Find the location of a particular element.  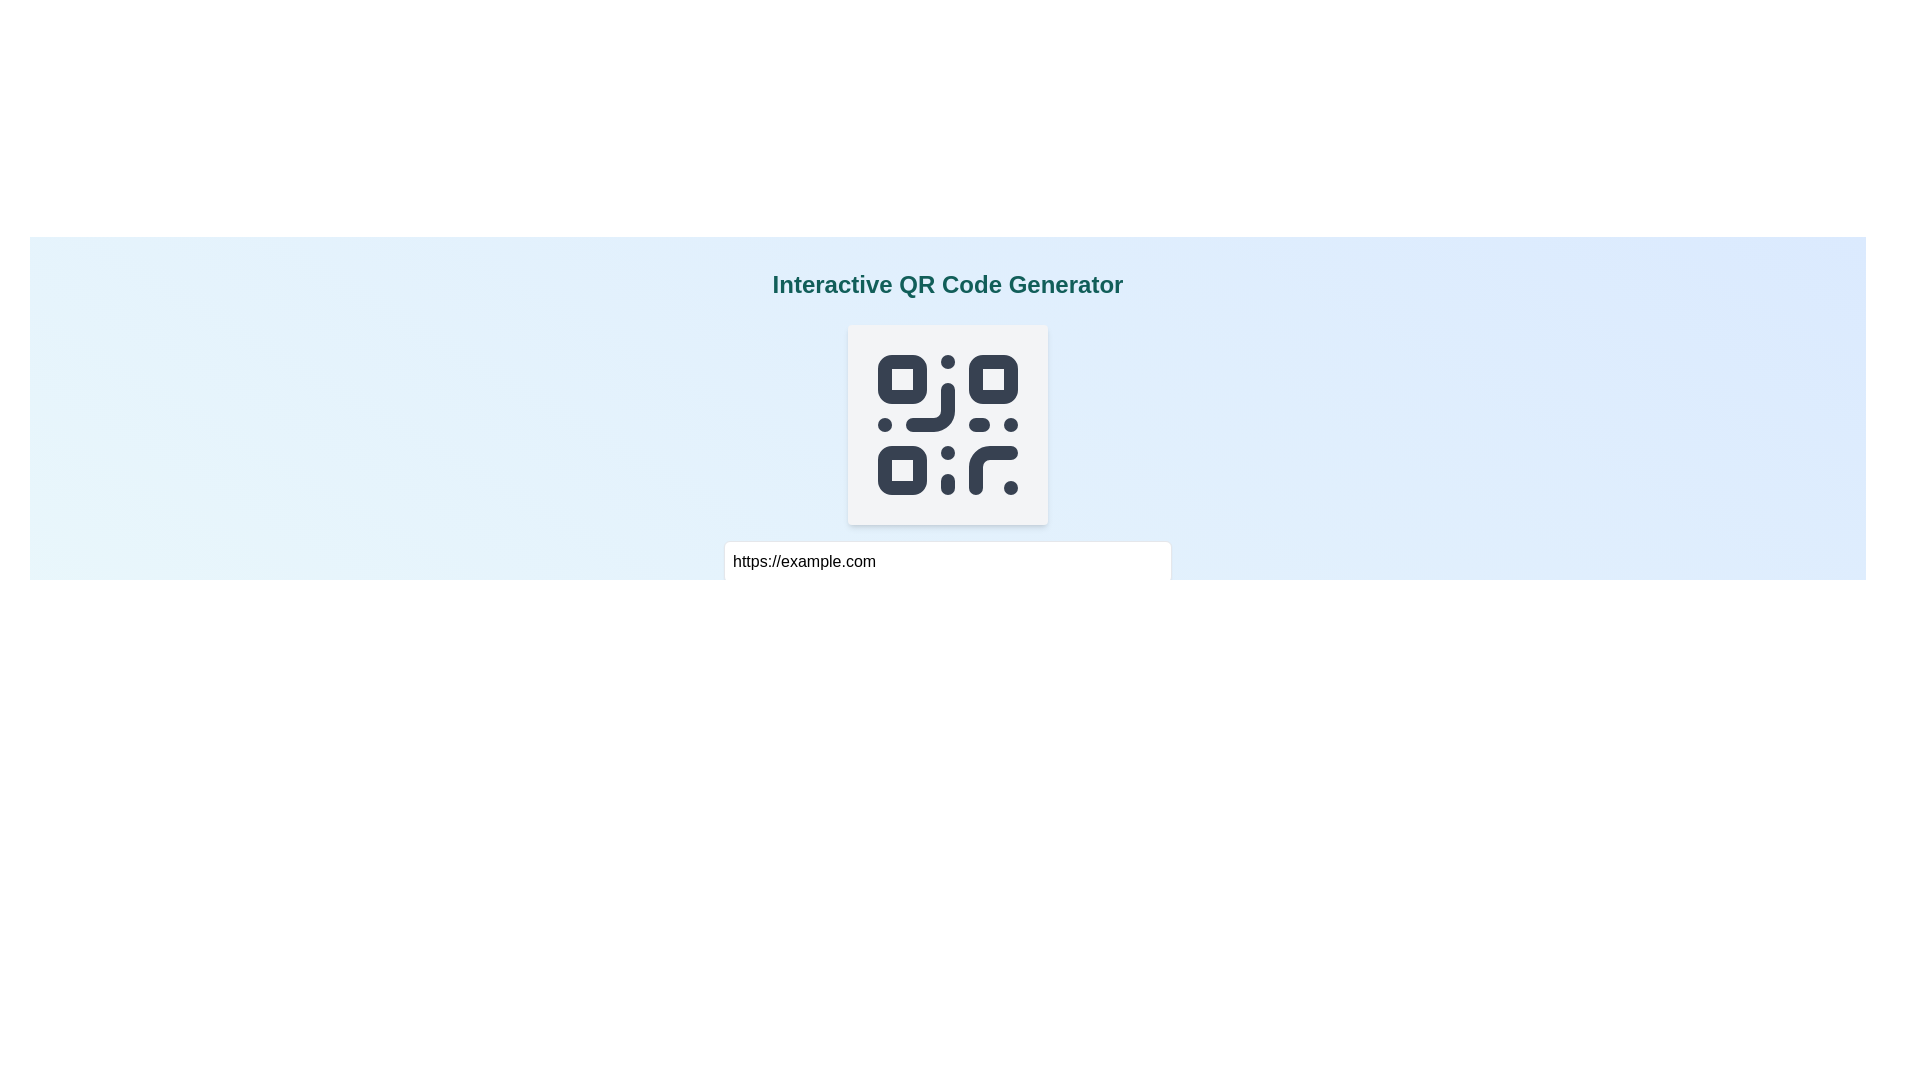

the QR Code Segment located in the second row and second column of the QR code structure is located at coordinates (993, 379).